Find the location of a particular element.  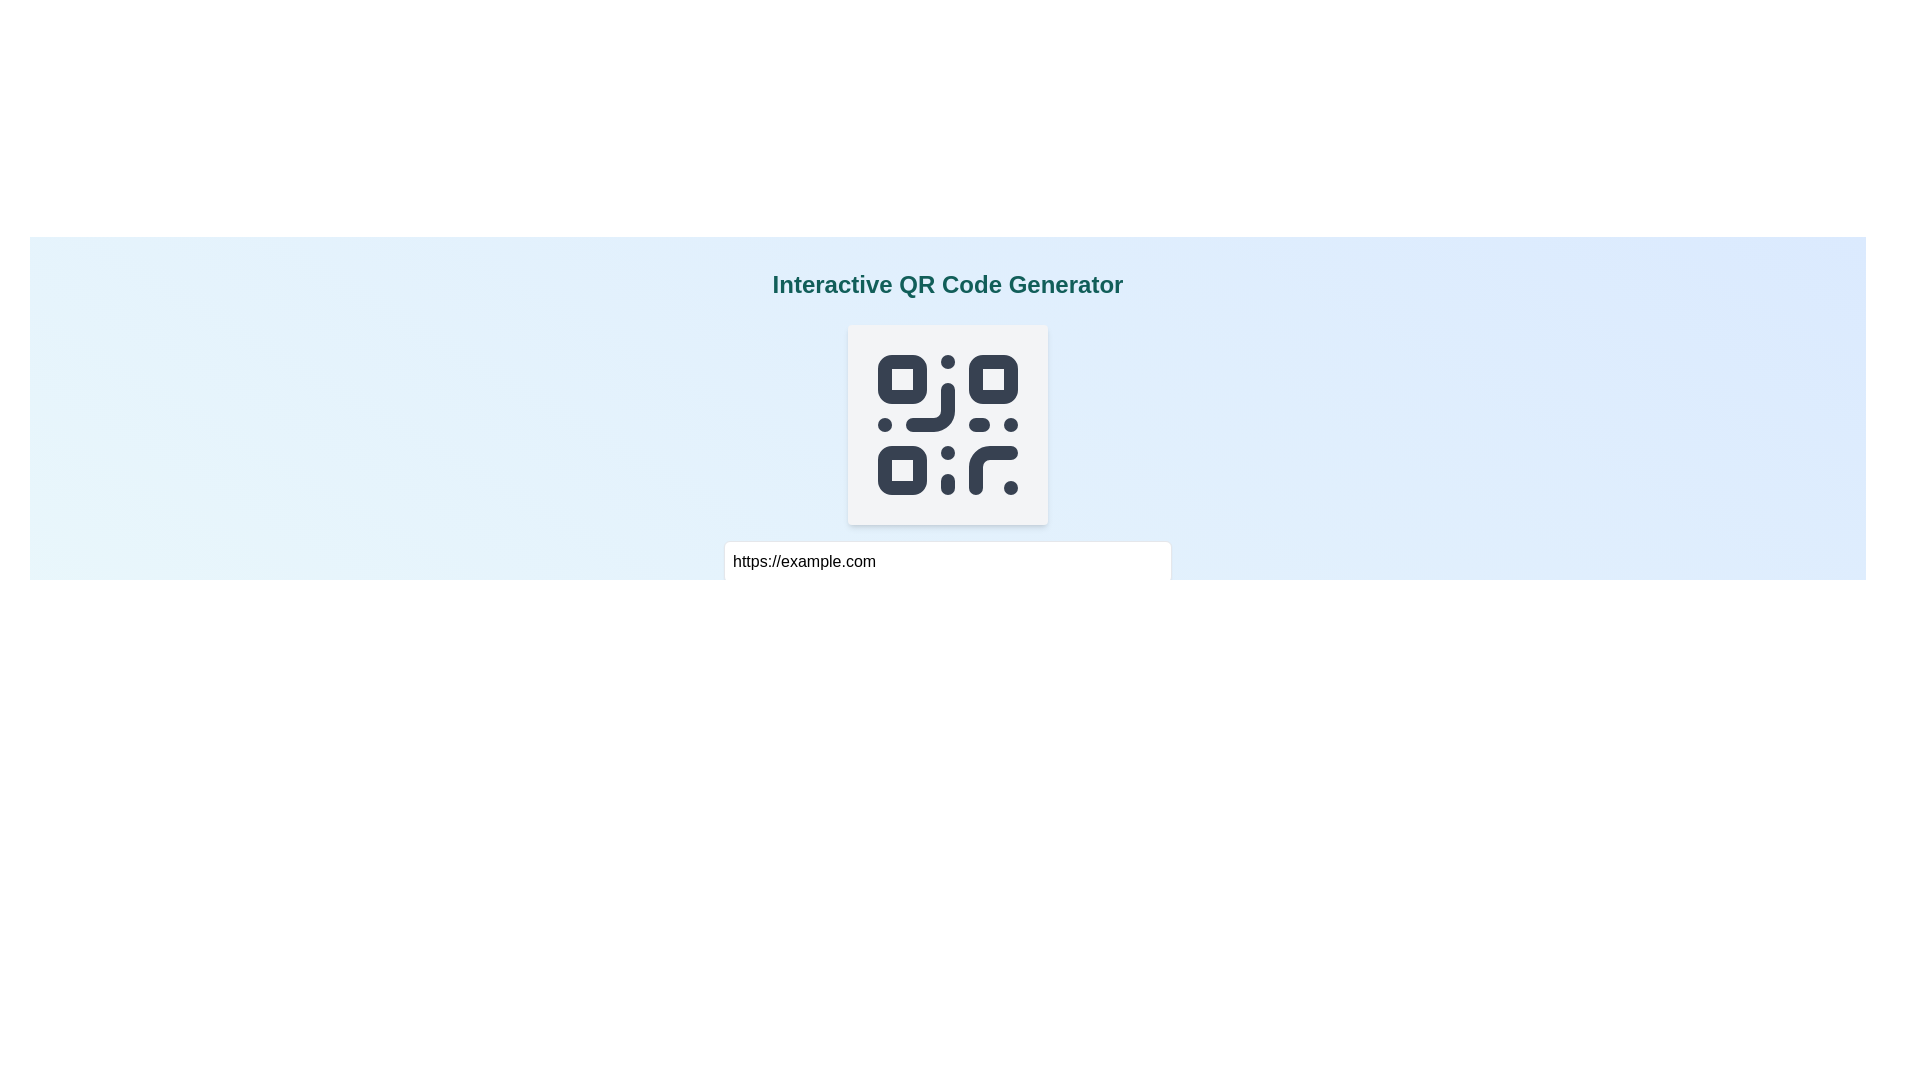

the QR Code Segment located in the second row and second column of the QR code structure is located at coordinates (993, 379).